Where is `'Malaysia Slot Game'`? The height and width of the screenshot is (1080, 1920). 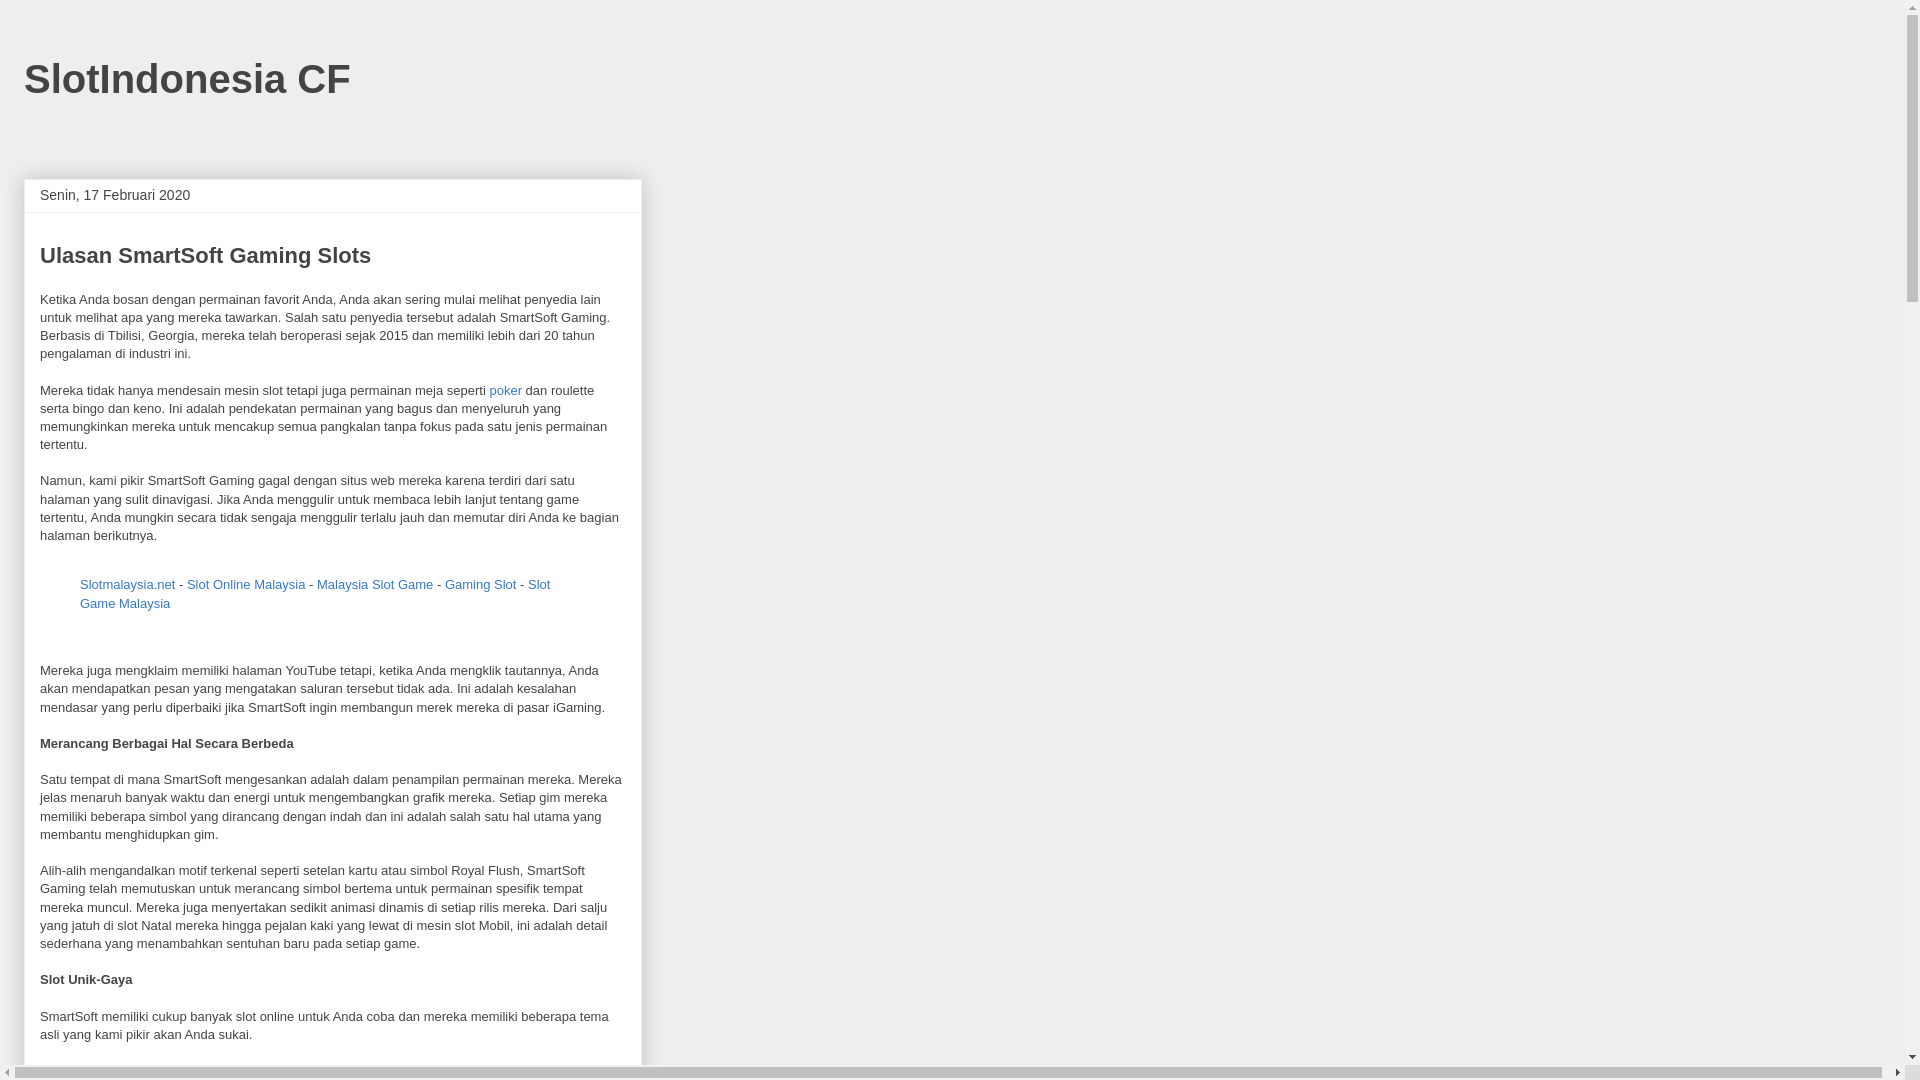 'Malaysia Slot Game' is located at coordinates (374, 584).